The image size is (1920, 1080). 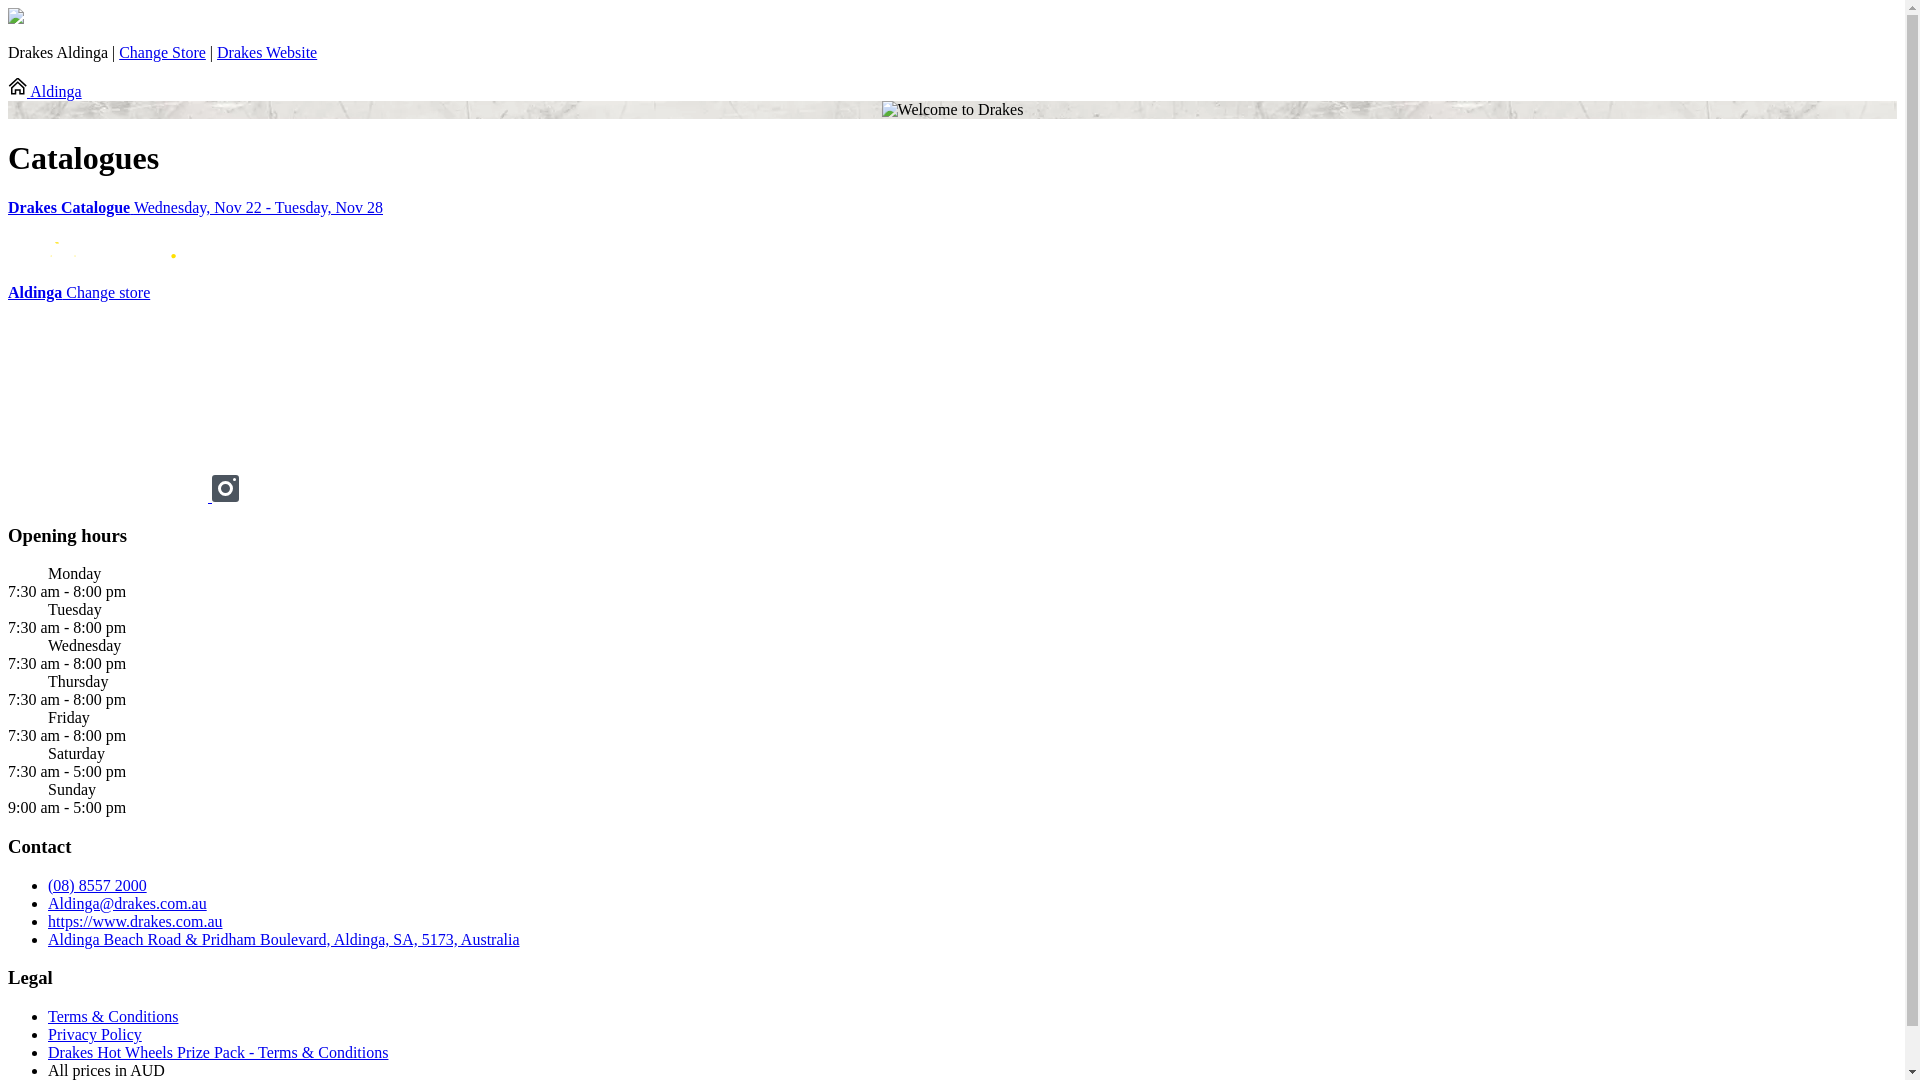 What do you see at coordinates (133, 921) in the screenshot?
I see `'https://www.drakes.com.au'` at bounding box center [133, 921].